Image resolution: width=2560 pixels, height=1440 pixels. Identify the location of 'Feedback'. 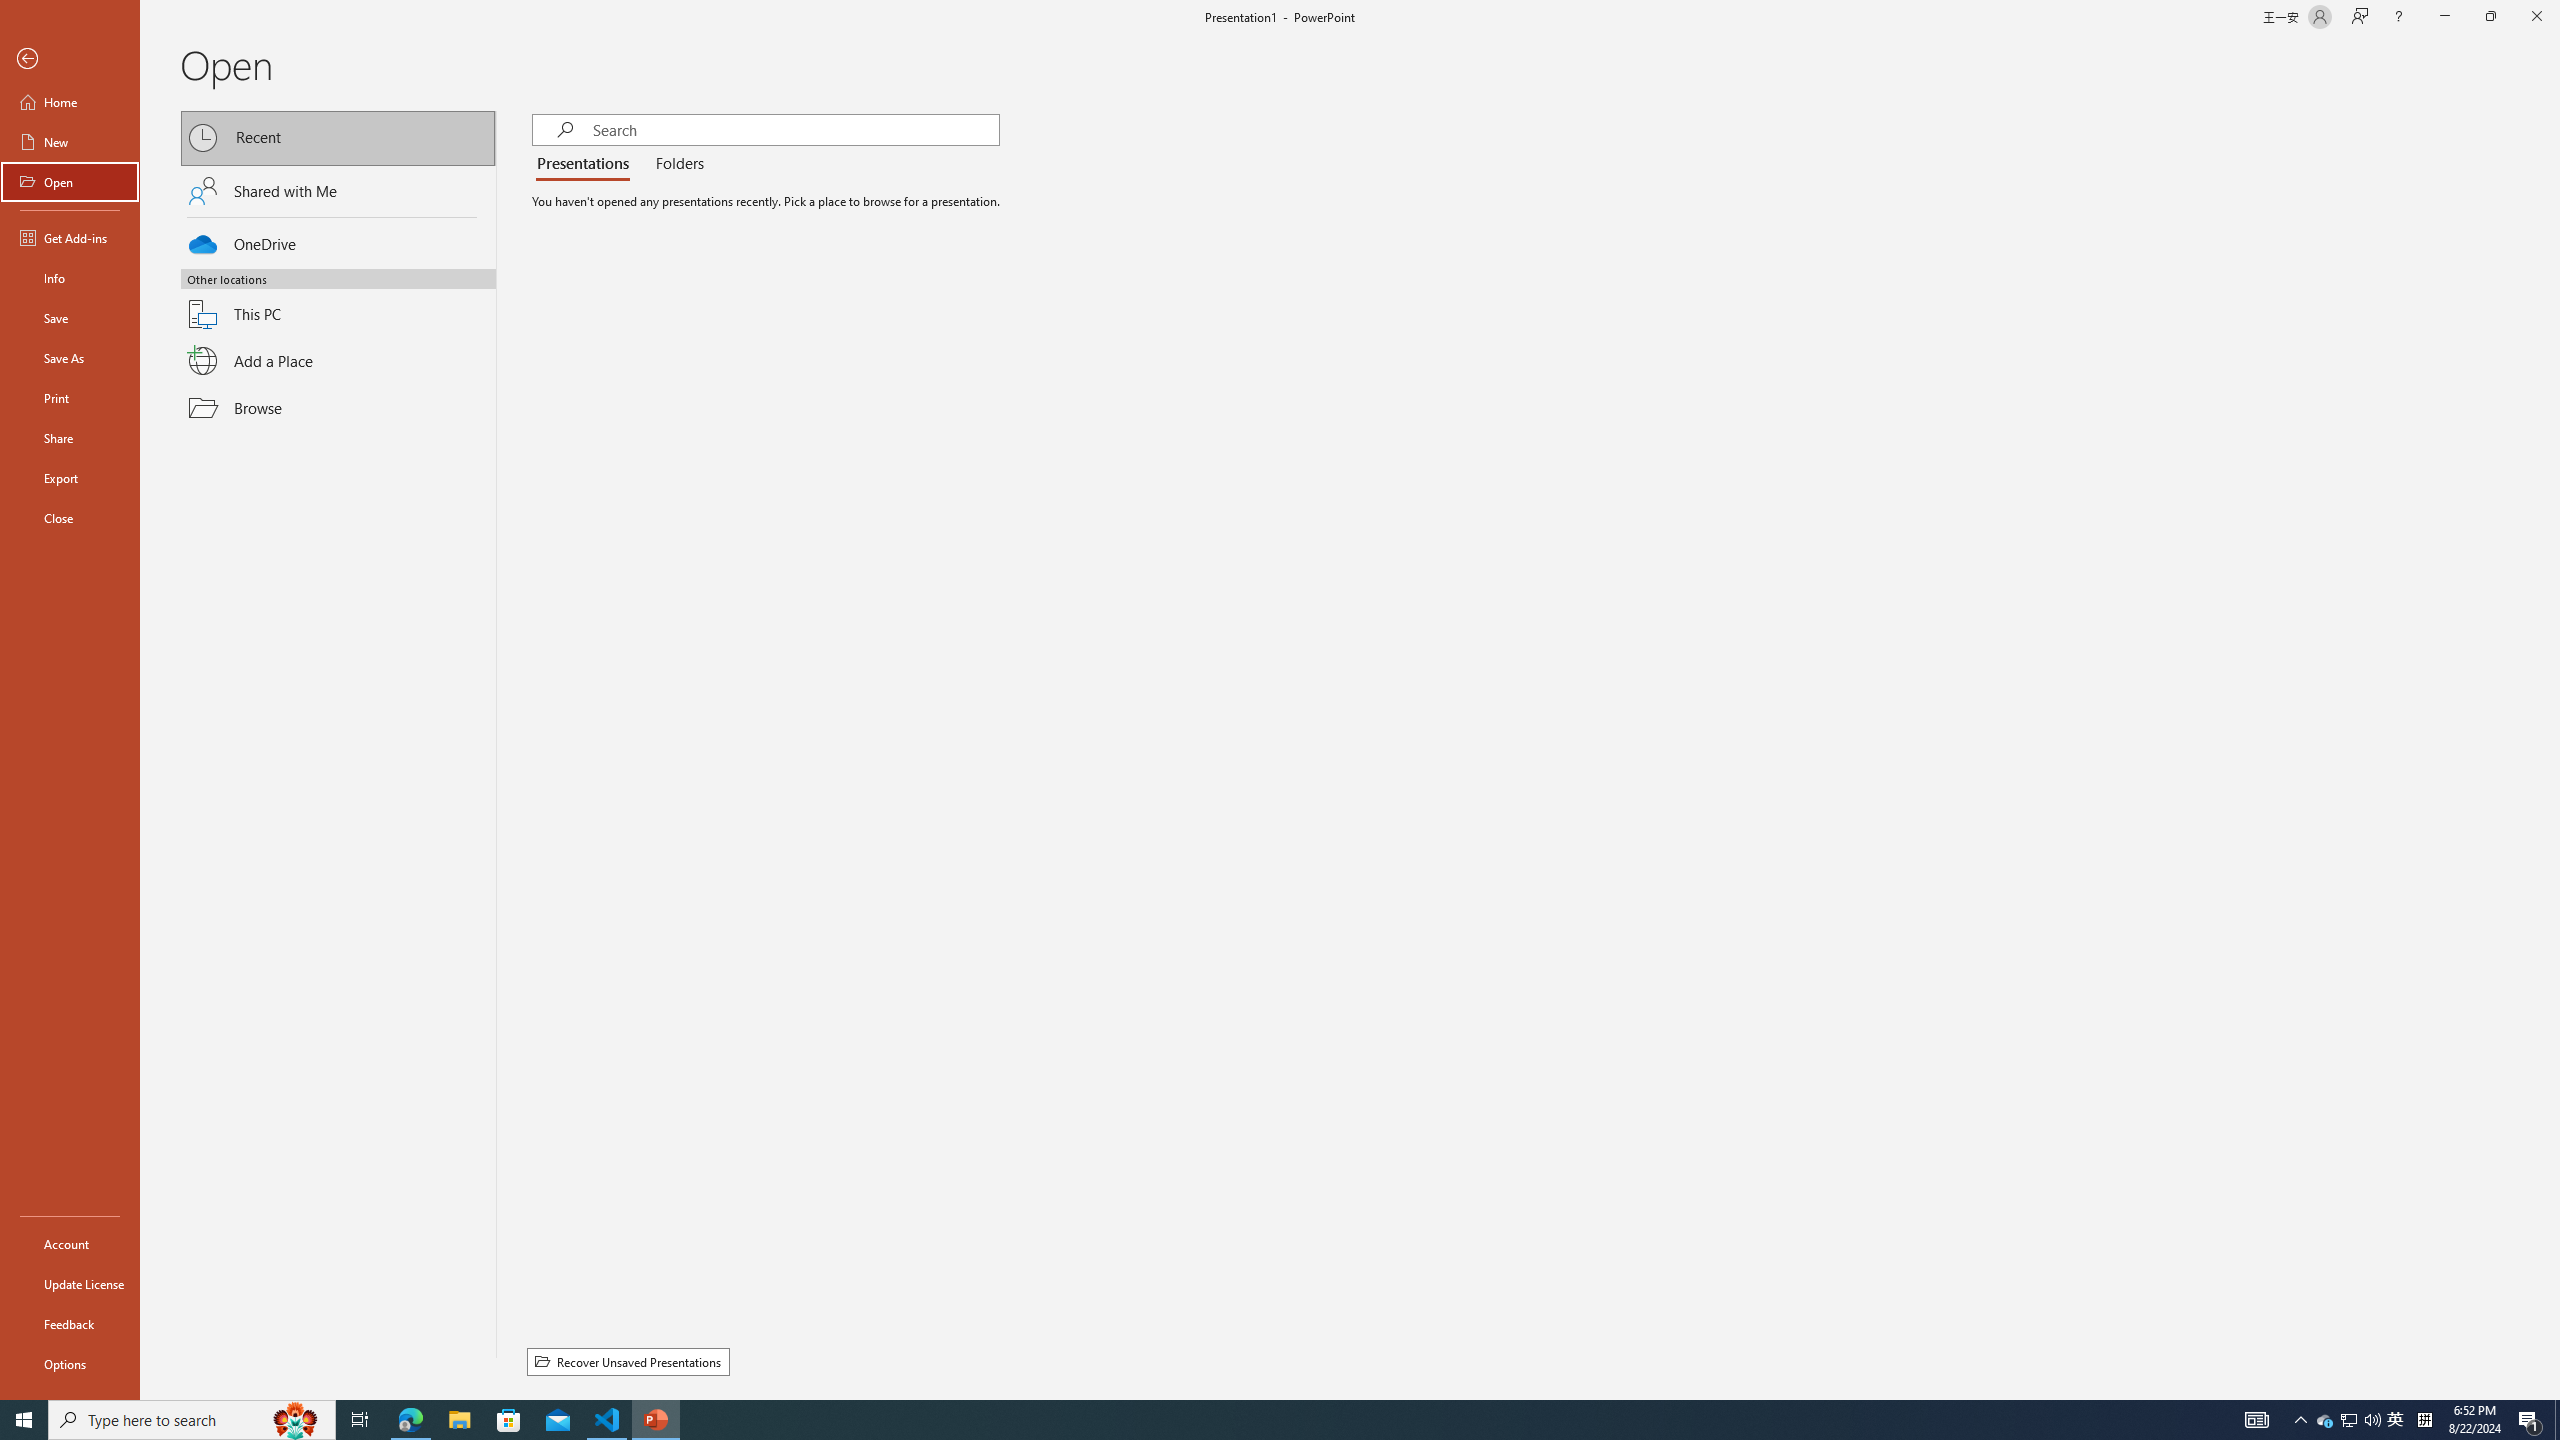
(69, 1324).